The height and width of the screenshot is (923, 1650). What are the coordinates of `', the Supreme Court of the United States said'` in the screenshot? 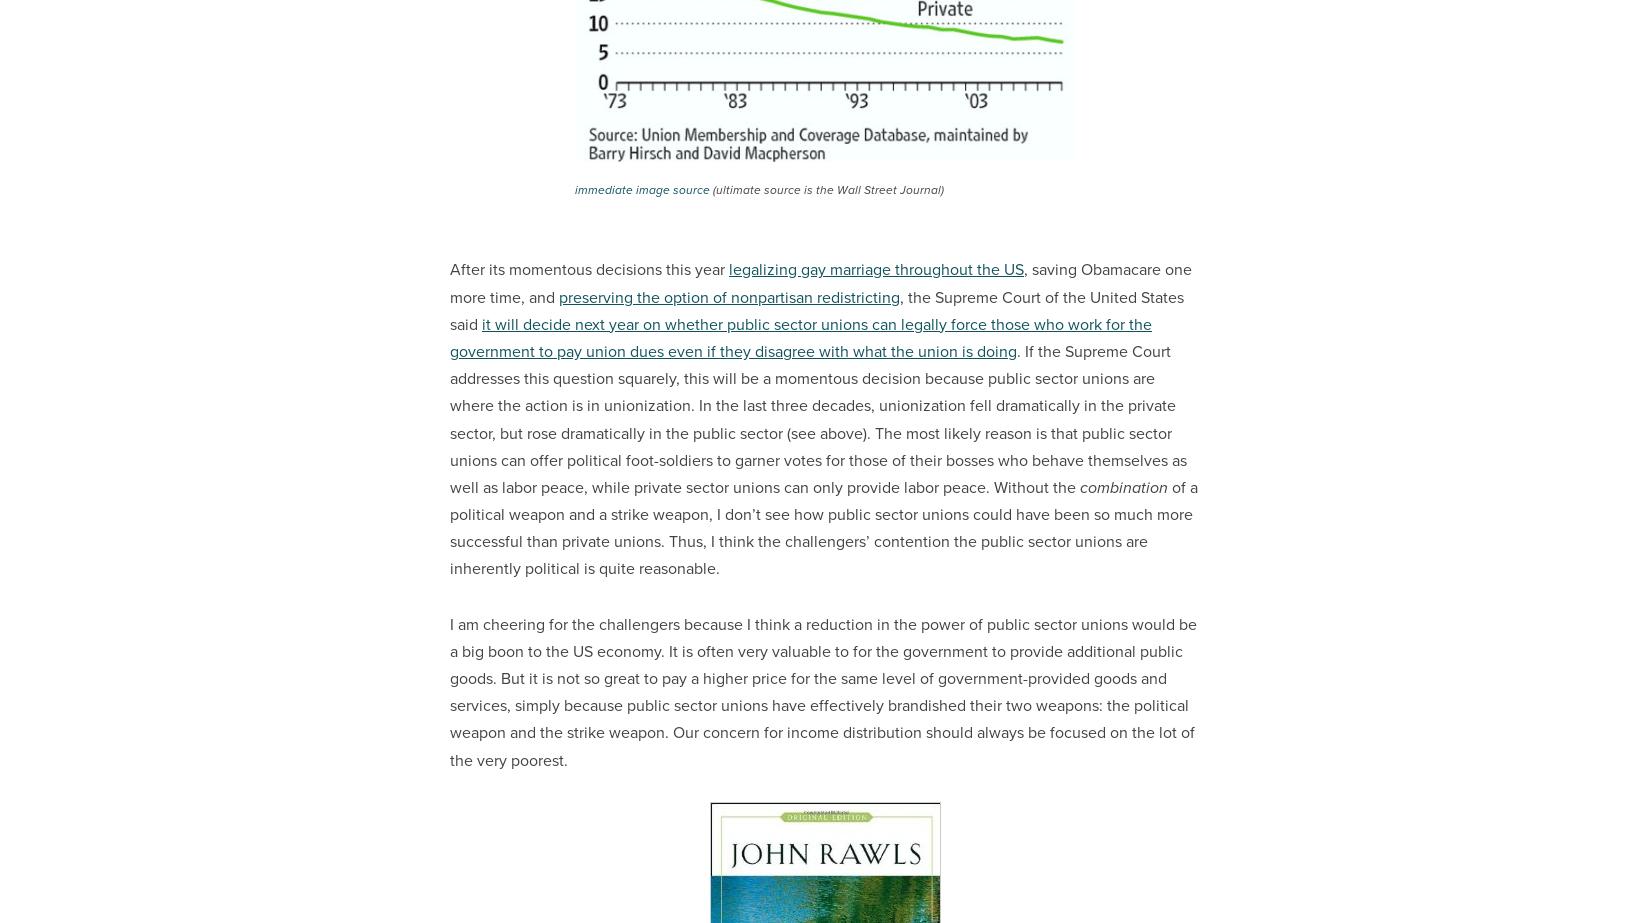 It's located at (448, 310).